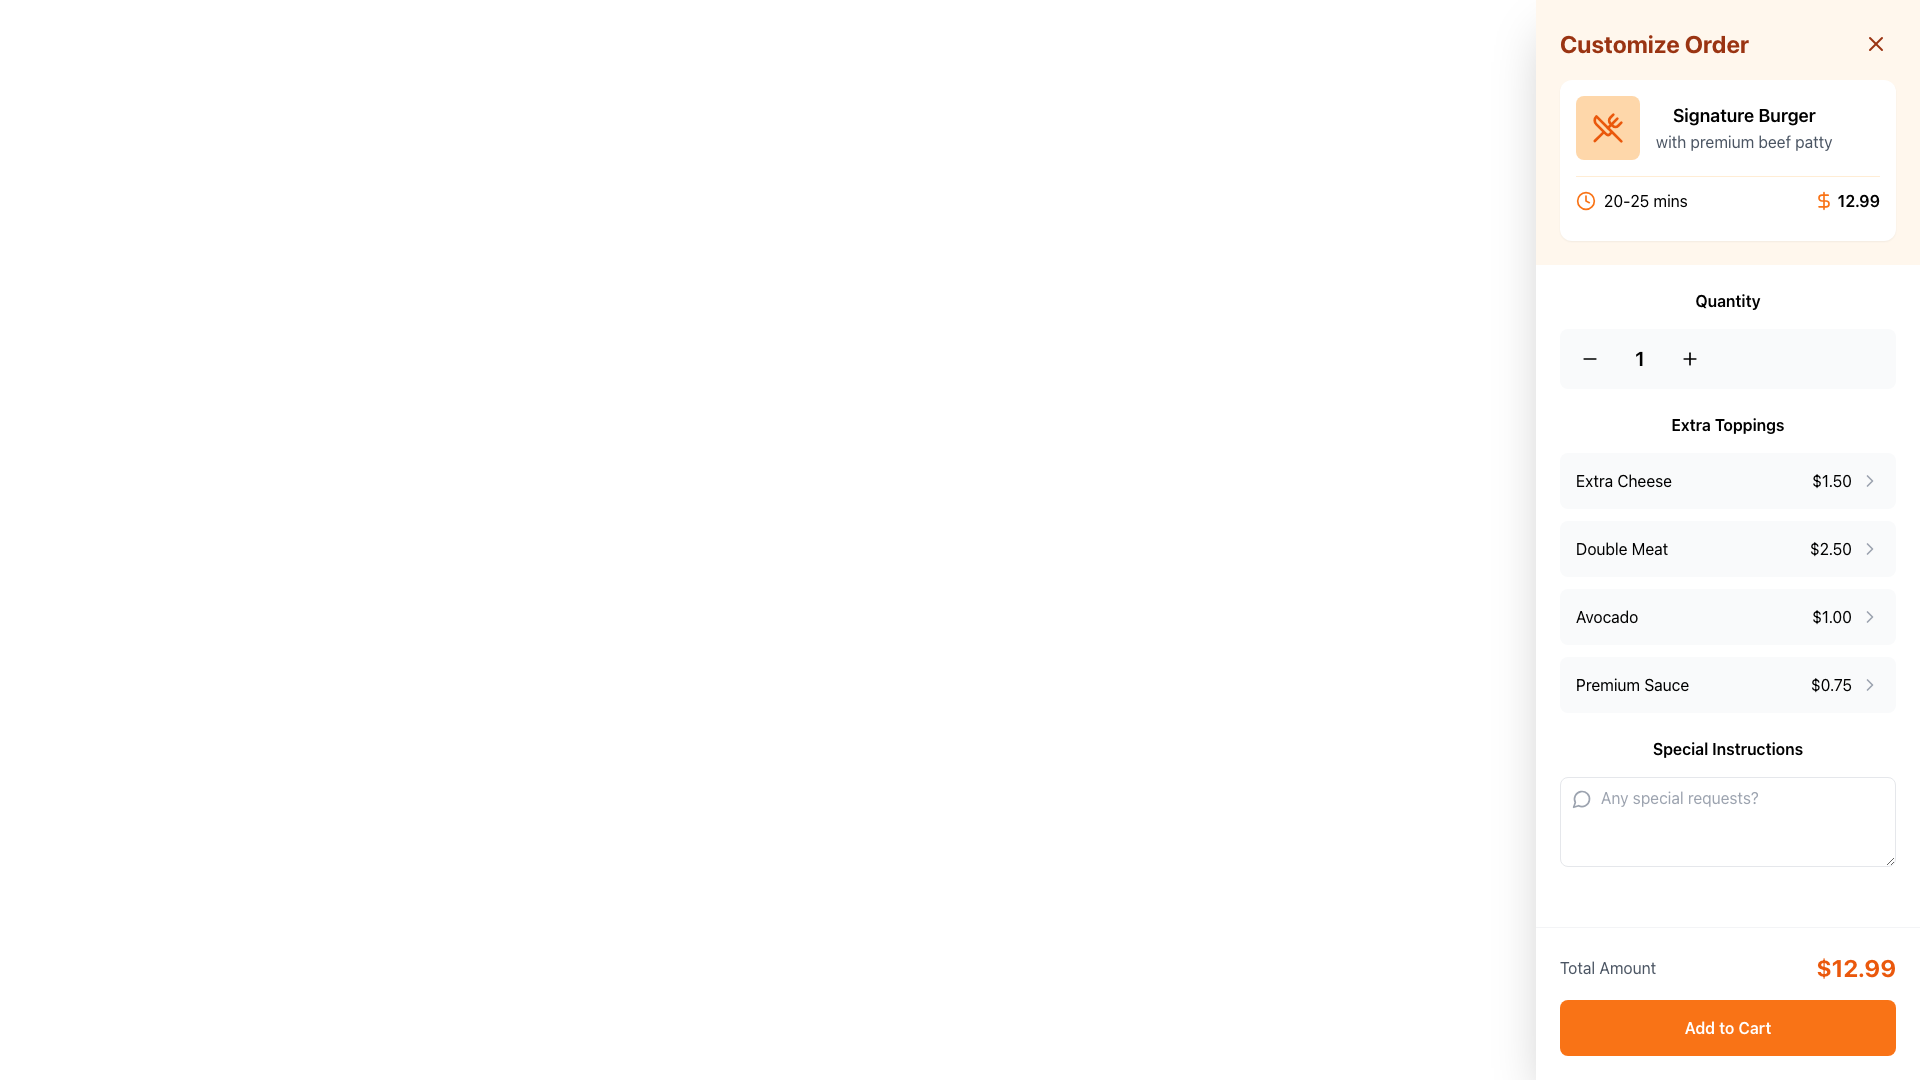 The height and width of the screenshot is (1080, 1920). What do you see at coordinates (1645, 200) in the screenshot?
I see `the static text displaying the estimated delivery or preparation time for the item in the 'Customize Order' section, which is located in the top-right quadrant of the interface, to the right of the orange clock icon` at bounding box center [1645, 200].